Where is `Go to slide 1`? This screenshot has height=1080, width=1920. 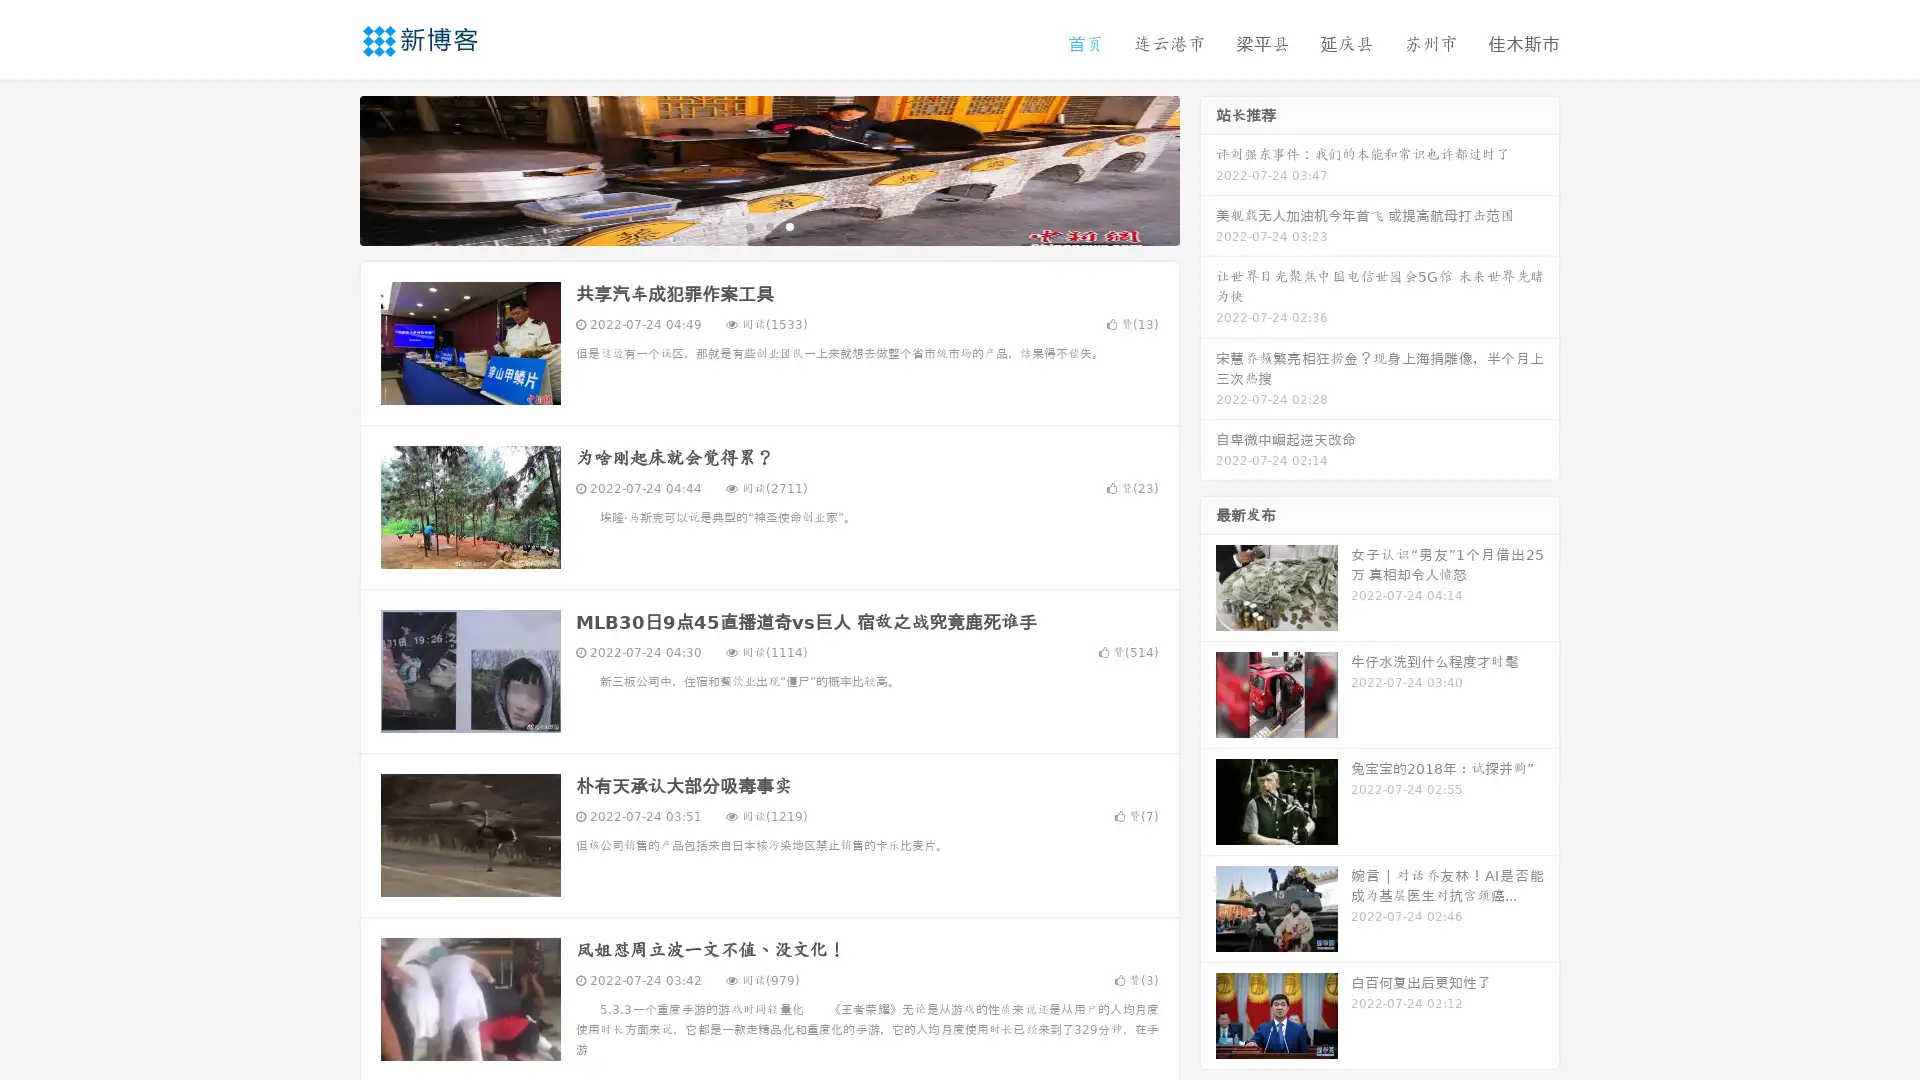 Go to slide 1 is located at coordinates (748, 225).